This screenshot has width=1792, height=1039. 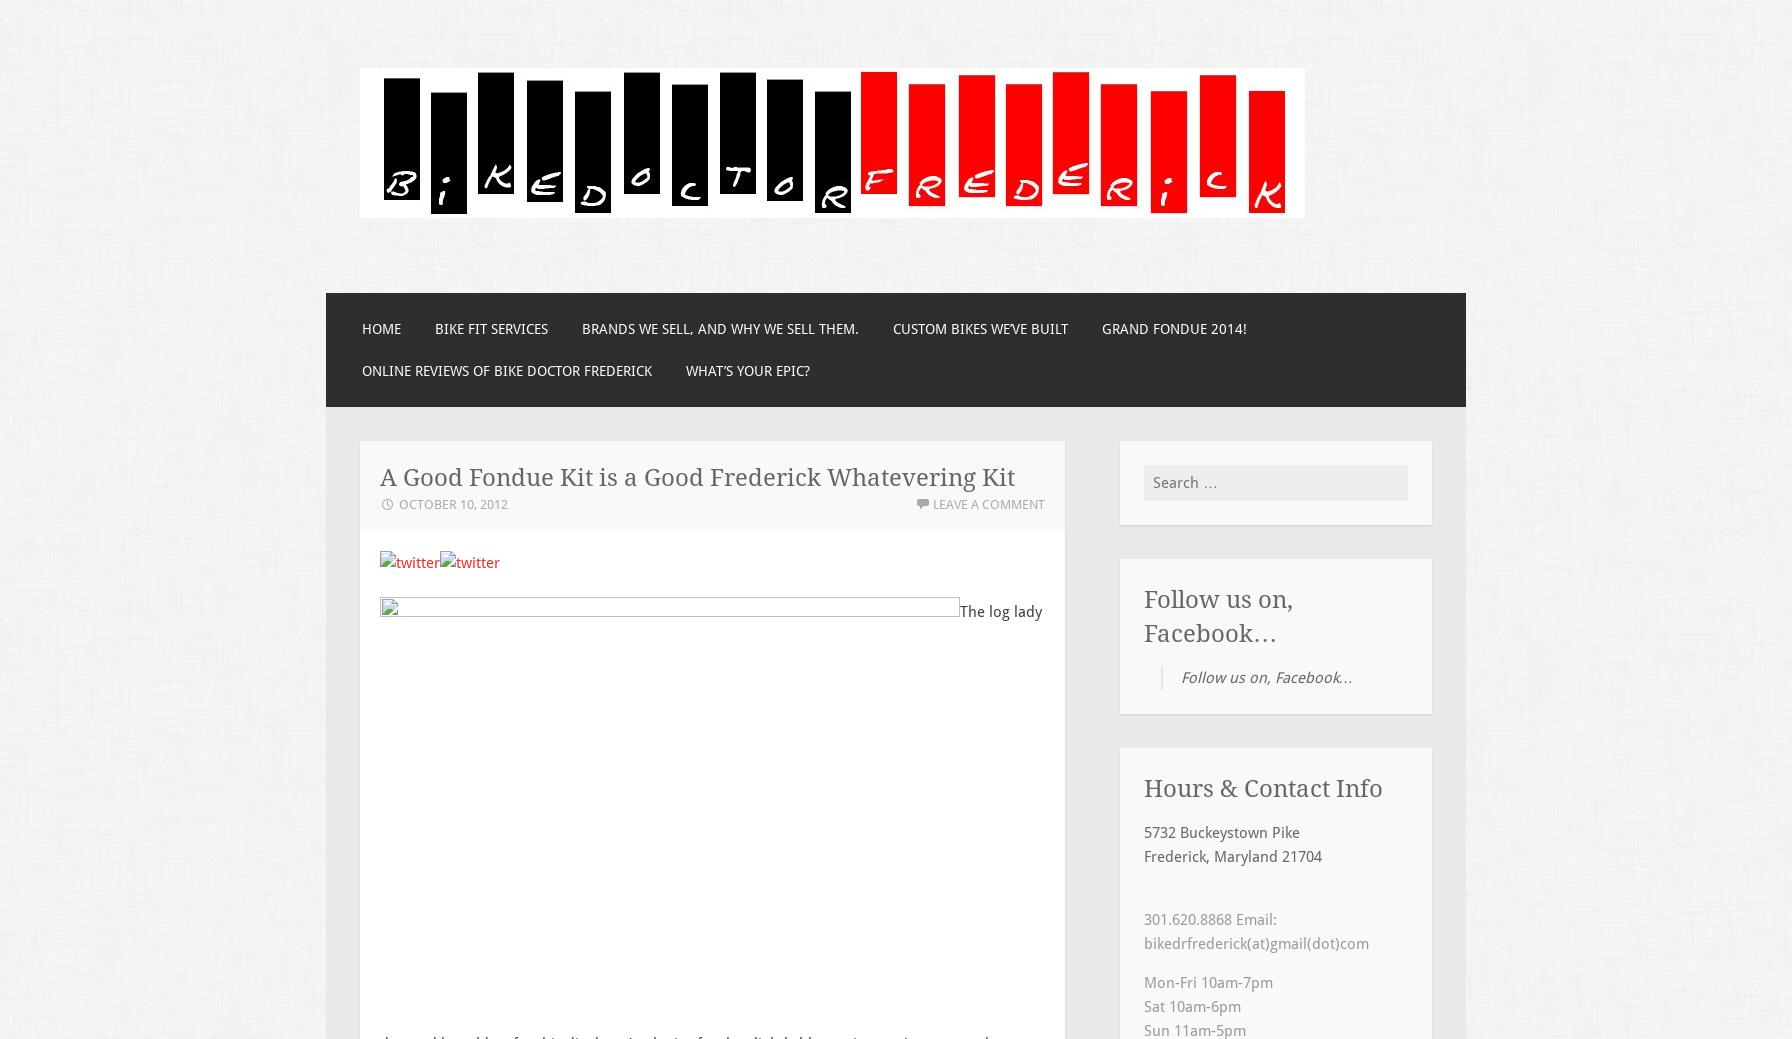 I want to click on 'Home', so click(x=381, y=329).